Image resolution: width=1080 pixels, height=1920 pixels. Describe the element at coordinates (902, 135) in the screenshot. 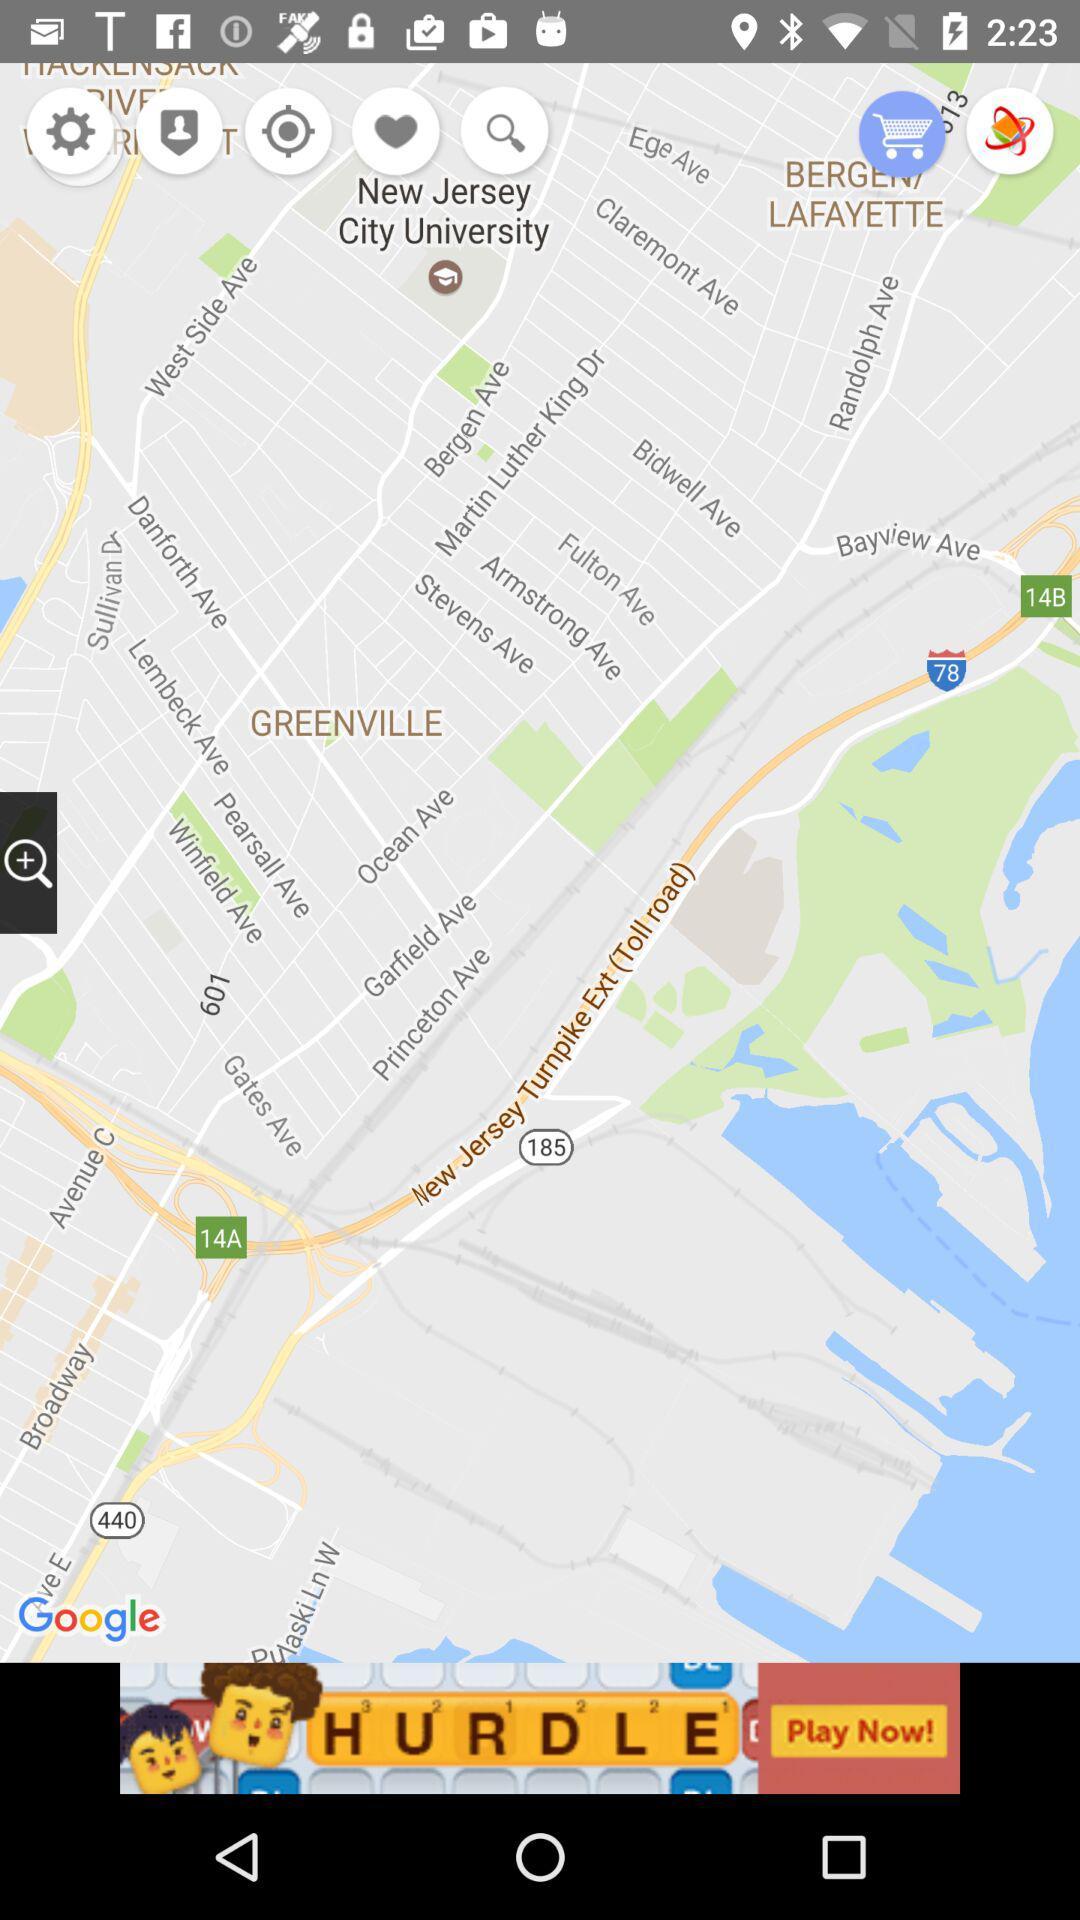

I see `groceries` at that location.